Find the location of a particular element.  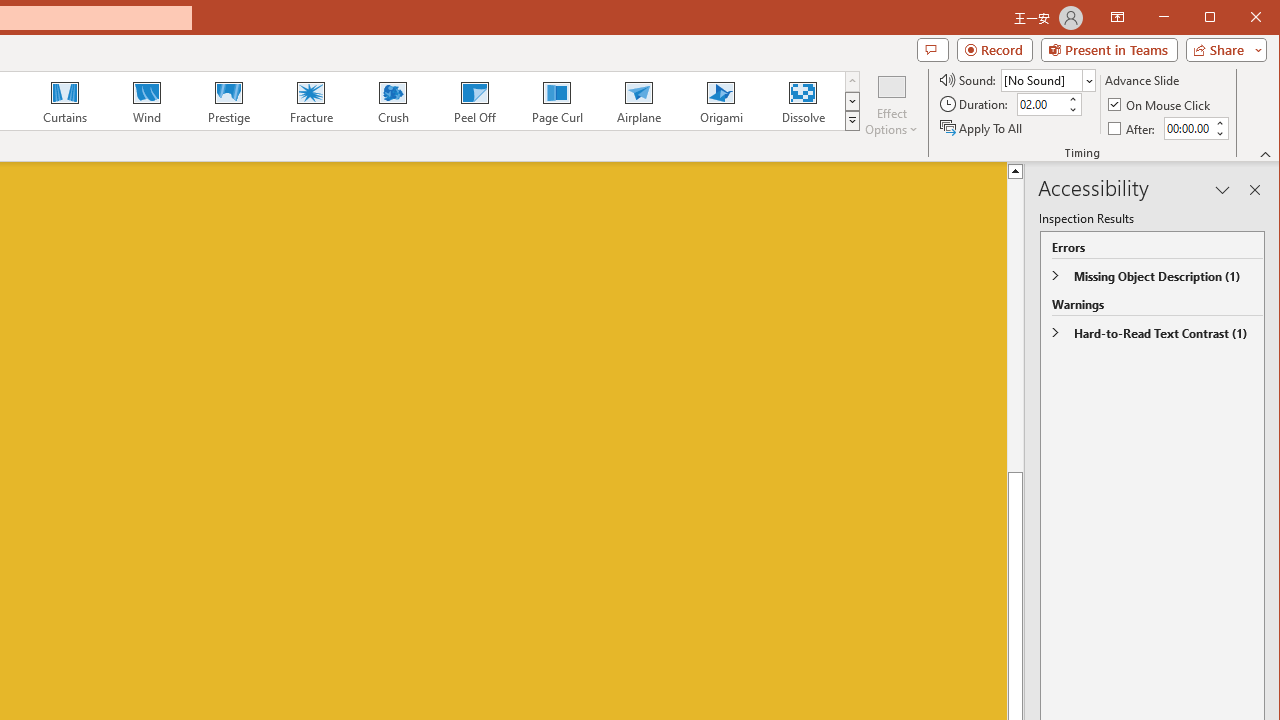

'On Mouse Click' is located at coordinates (1160, 104).